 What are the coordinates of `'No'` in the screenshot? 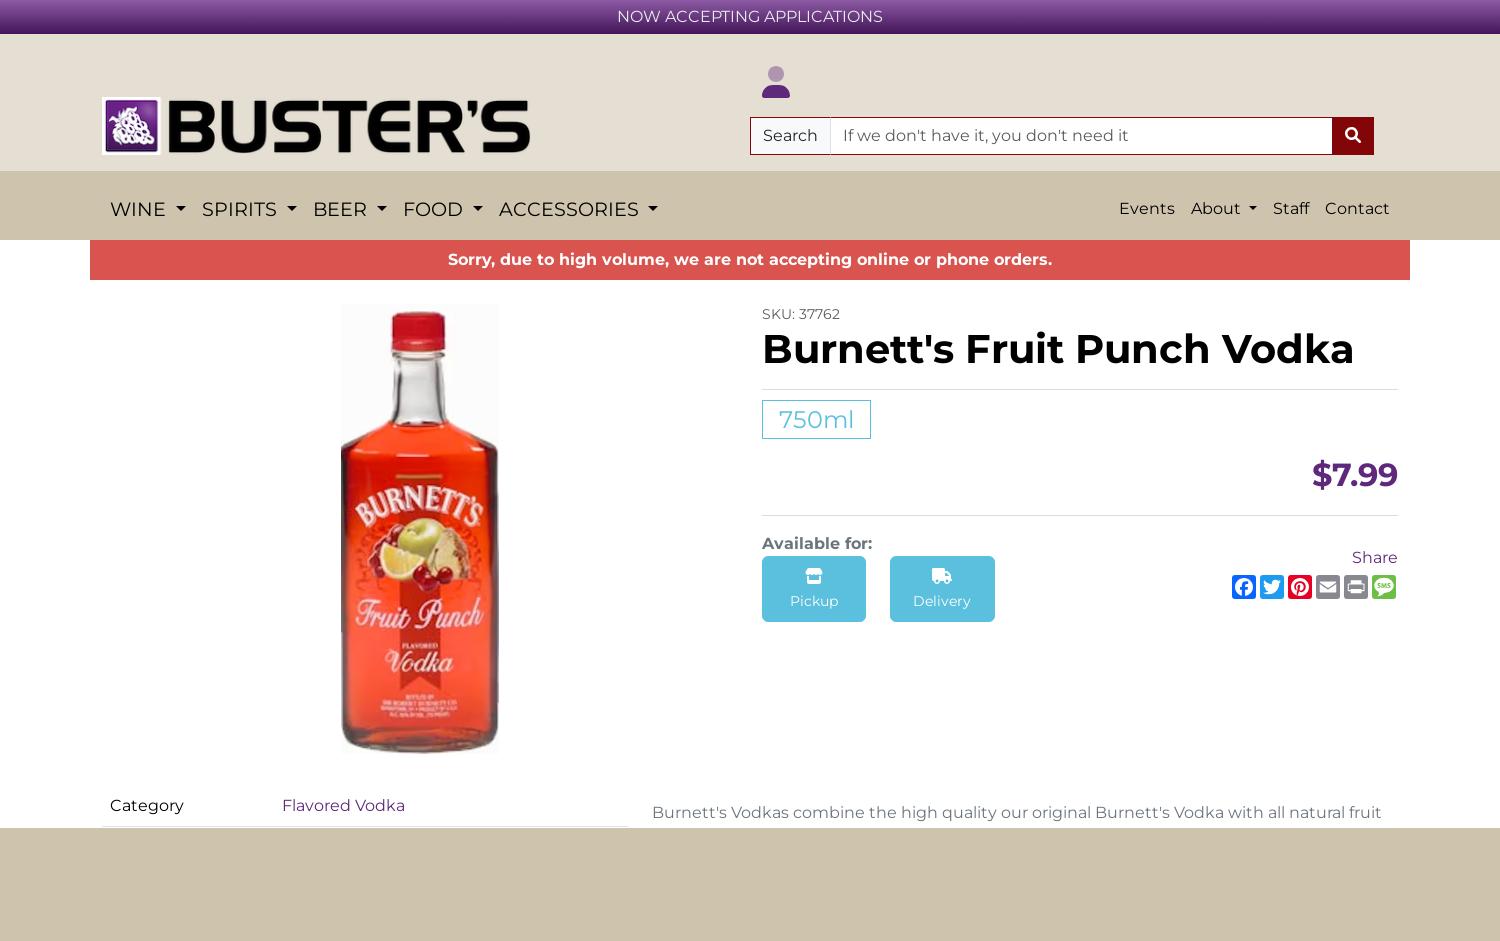 It's located at (1008, 545).